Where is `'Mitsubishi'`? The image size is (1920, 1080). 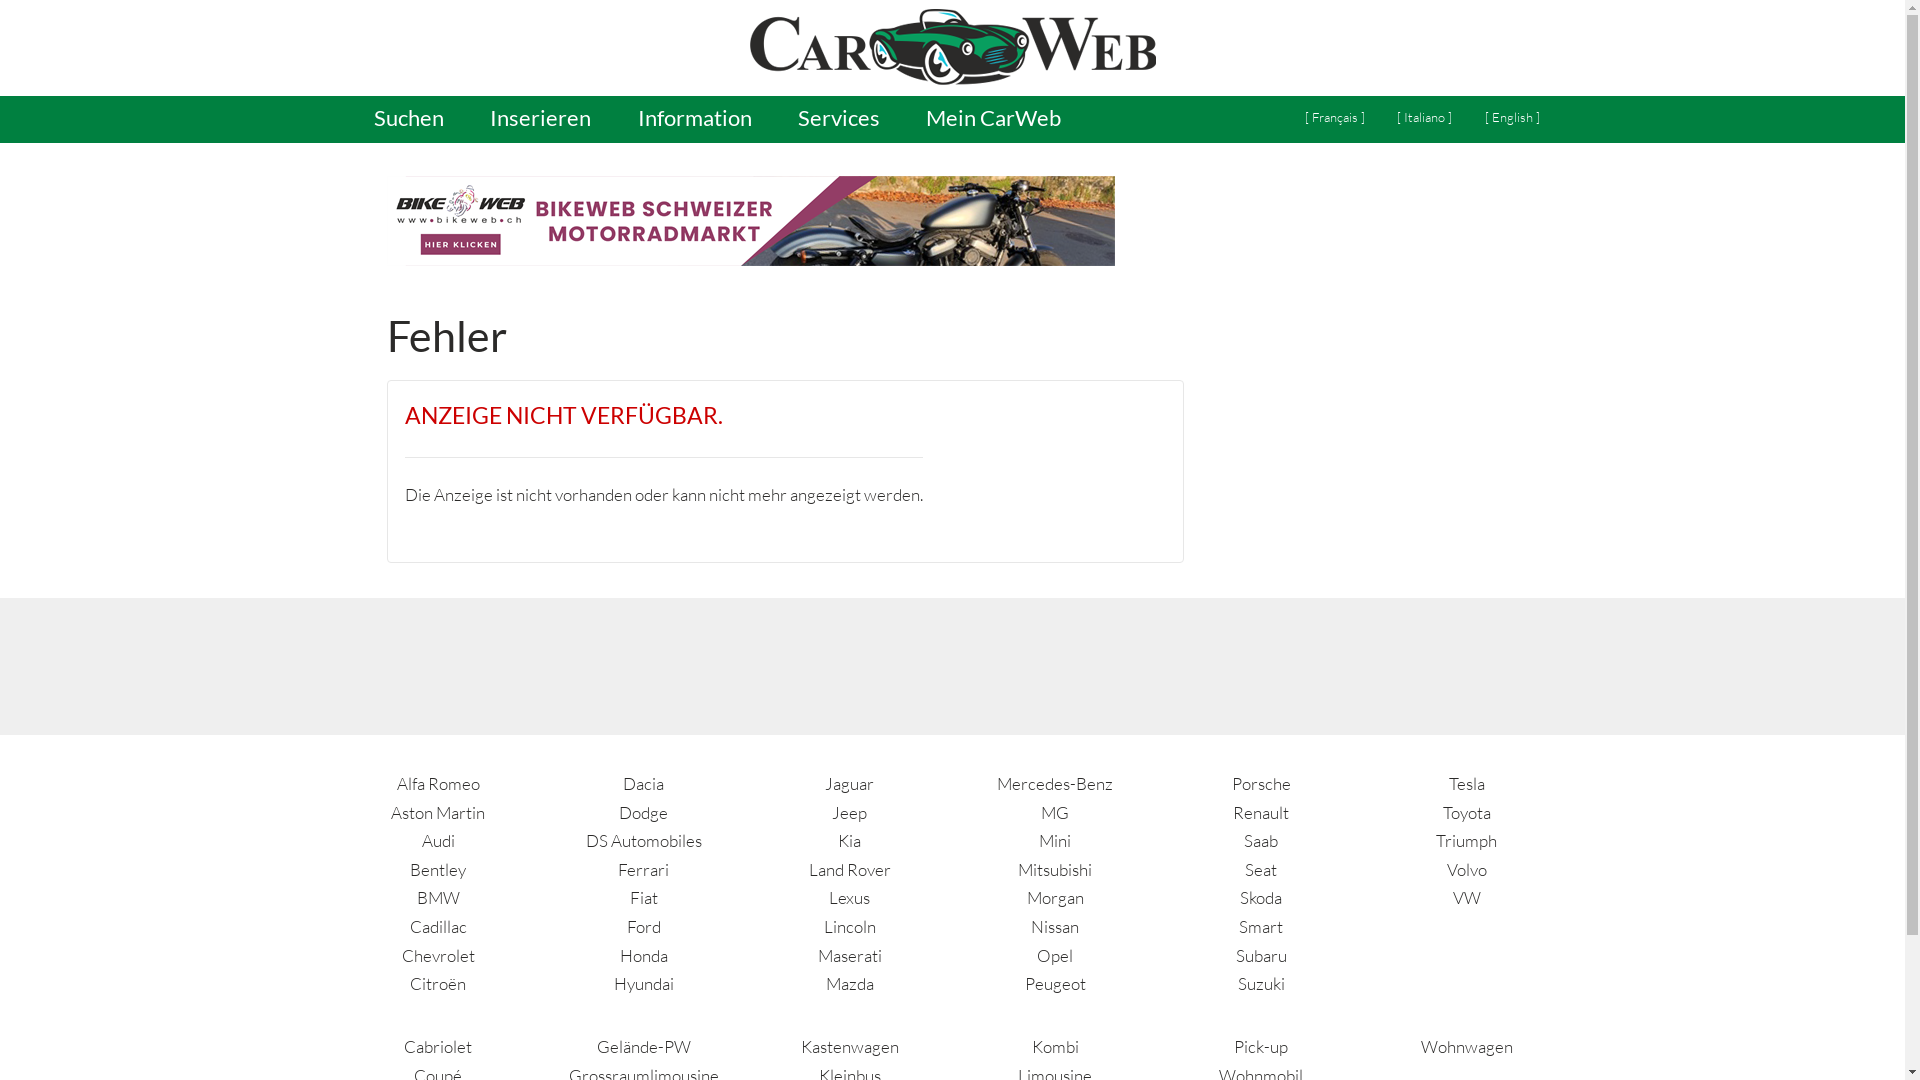
'Mitsubishi' is located at coordinates (1054, 868).